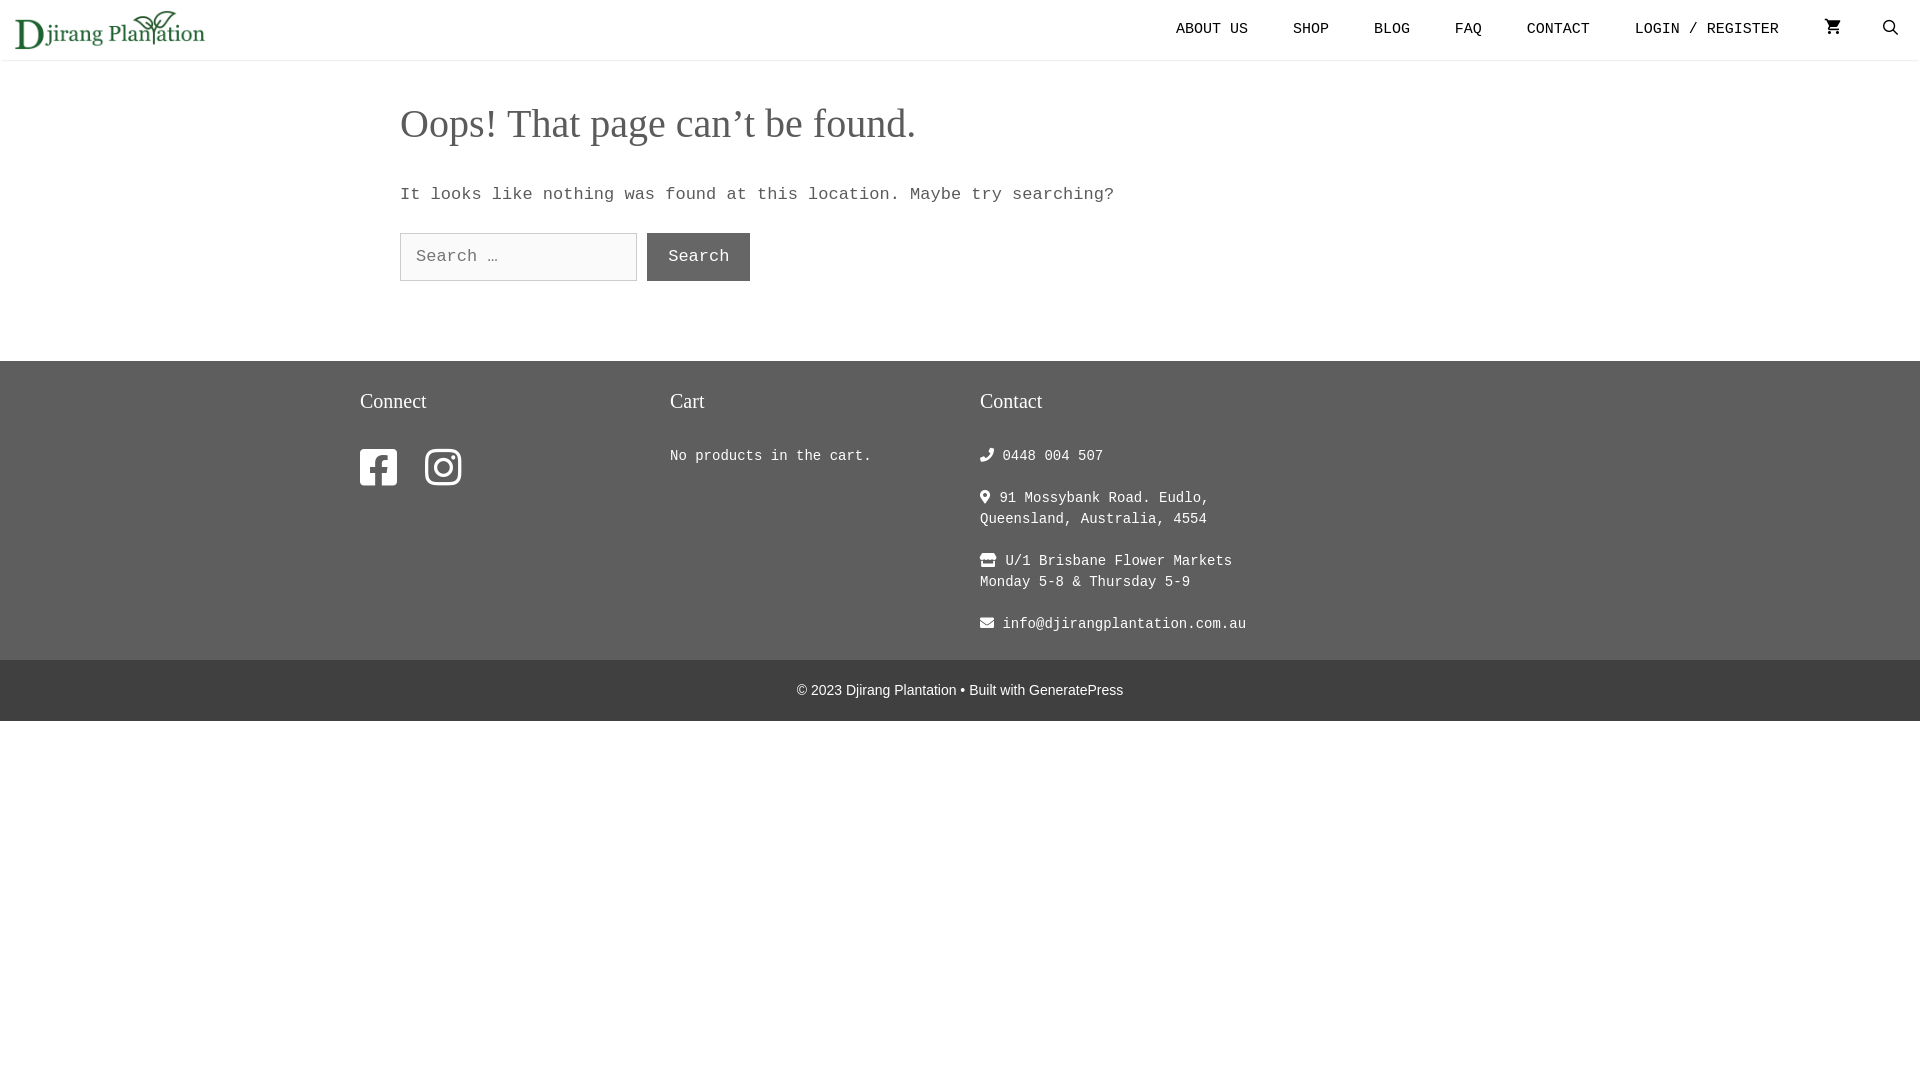 The width and height of the screenshot is (1920, 1080). I want to click on 'FAQ', so click(1468, 30).